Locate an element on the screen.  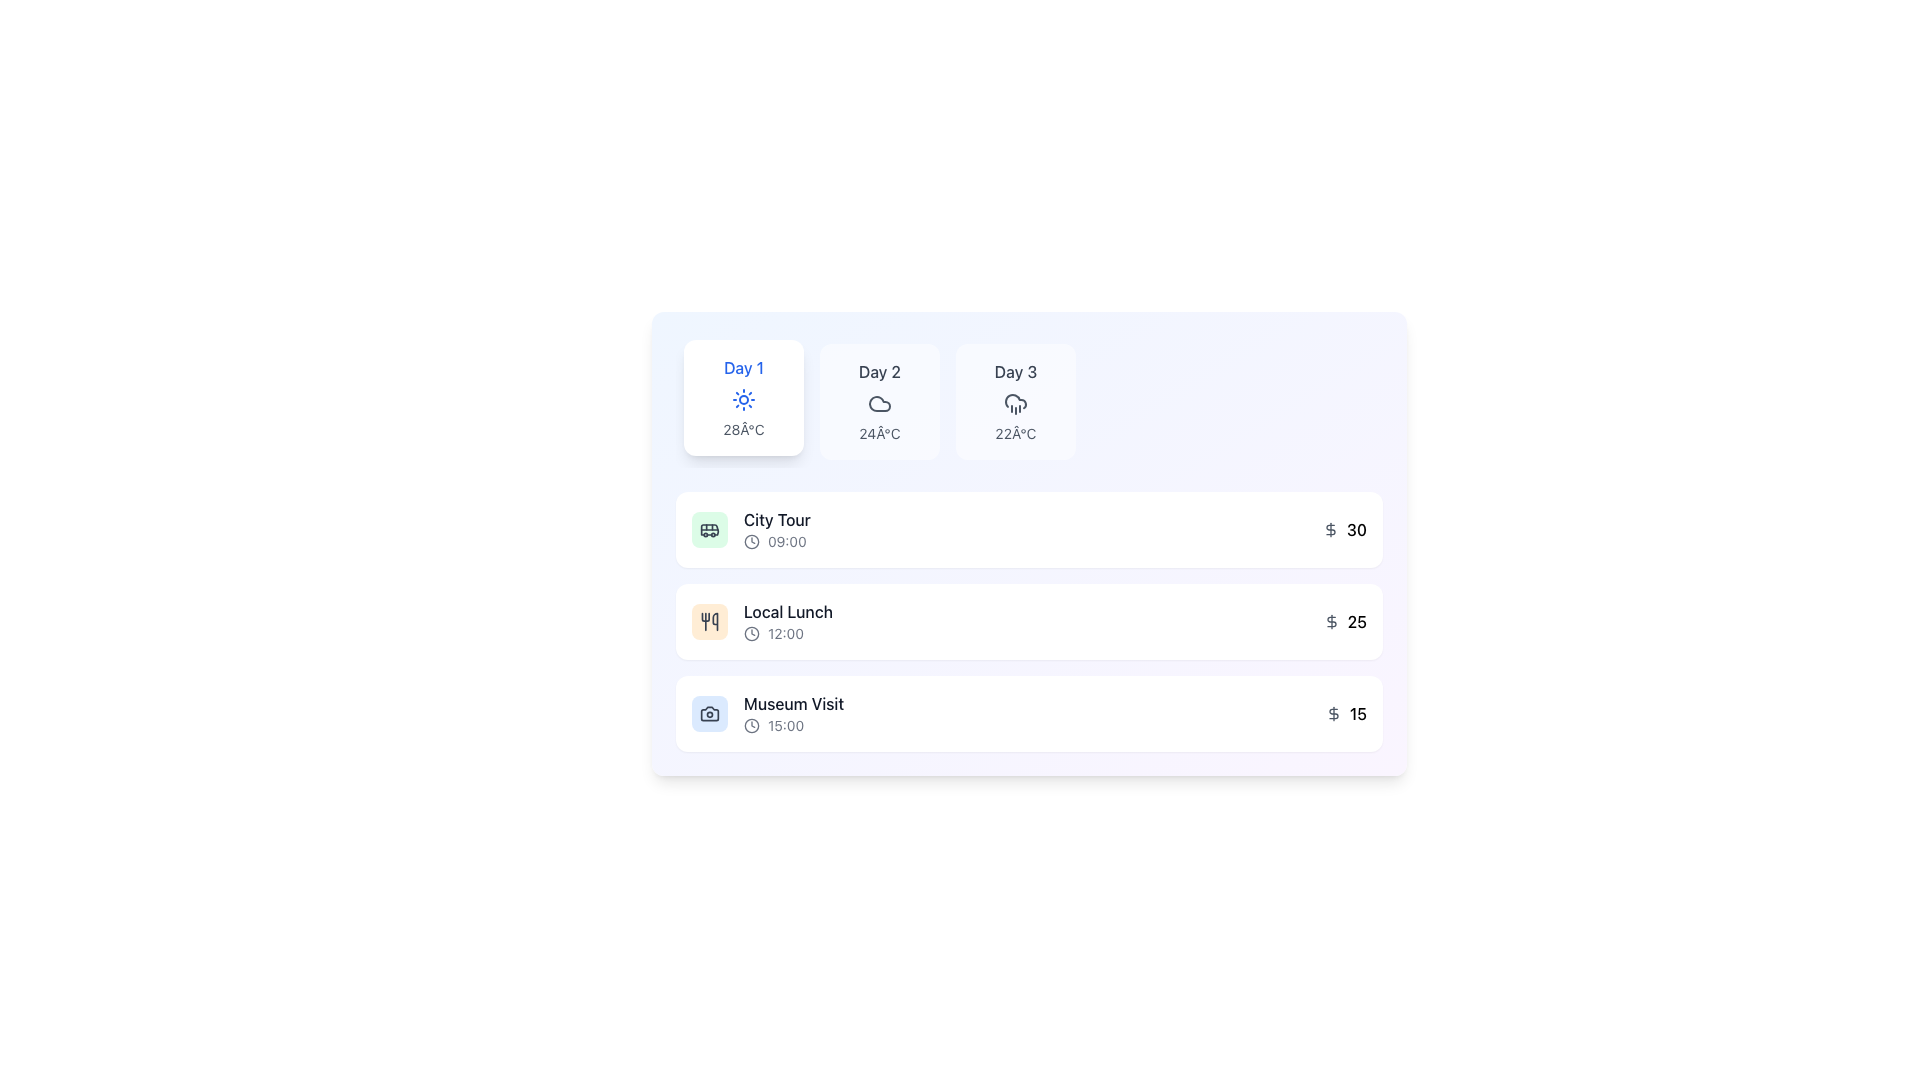
the 'Local Lunch' text label in the itinerary list, which is positioned between 'City Tour' and 'Museum Visit', and above a smaller label showing '12:00' is located at coordinates (787, 611).